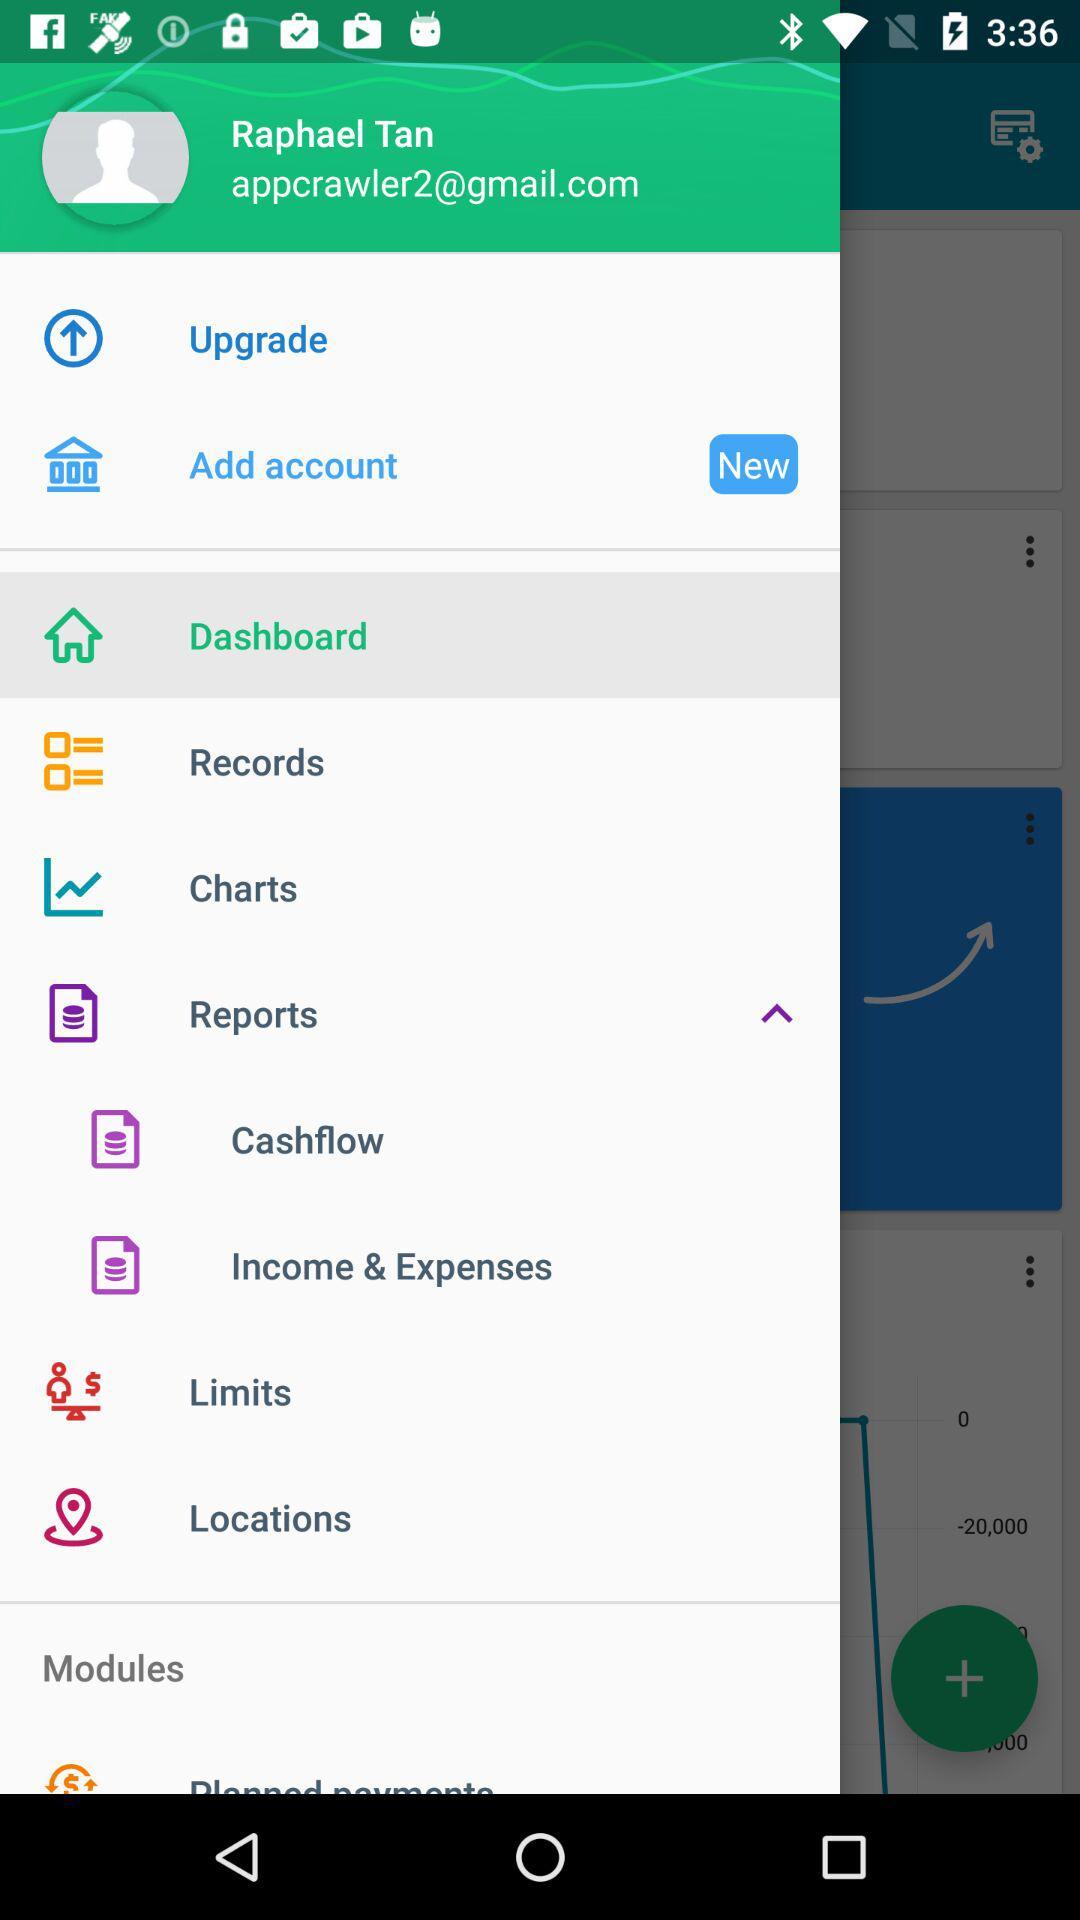 The width and height of the screenshot is (1080, 1920). What do you see at coordinates (115, 633) in the screenshot?
I see `the icon which is left side of the dashboard` at bounding box center [115, 633].